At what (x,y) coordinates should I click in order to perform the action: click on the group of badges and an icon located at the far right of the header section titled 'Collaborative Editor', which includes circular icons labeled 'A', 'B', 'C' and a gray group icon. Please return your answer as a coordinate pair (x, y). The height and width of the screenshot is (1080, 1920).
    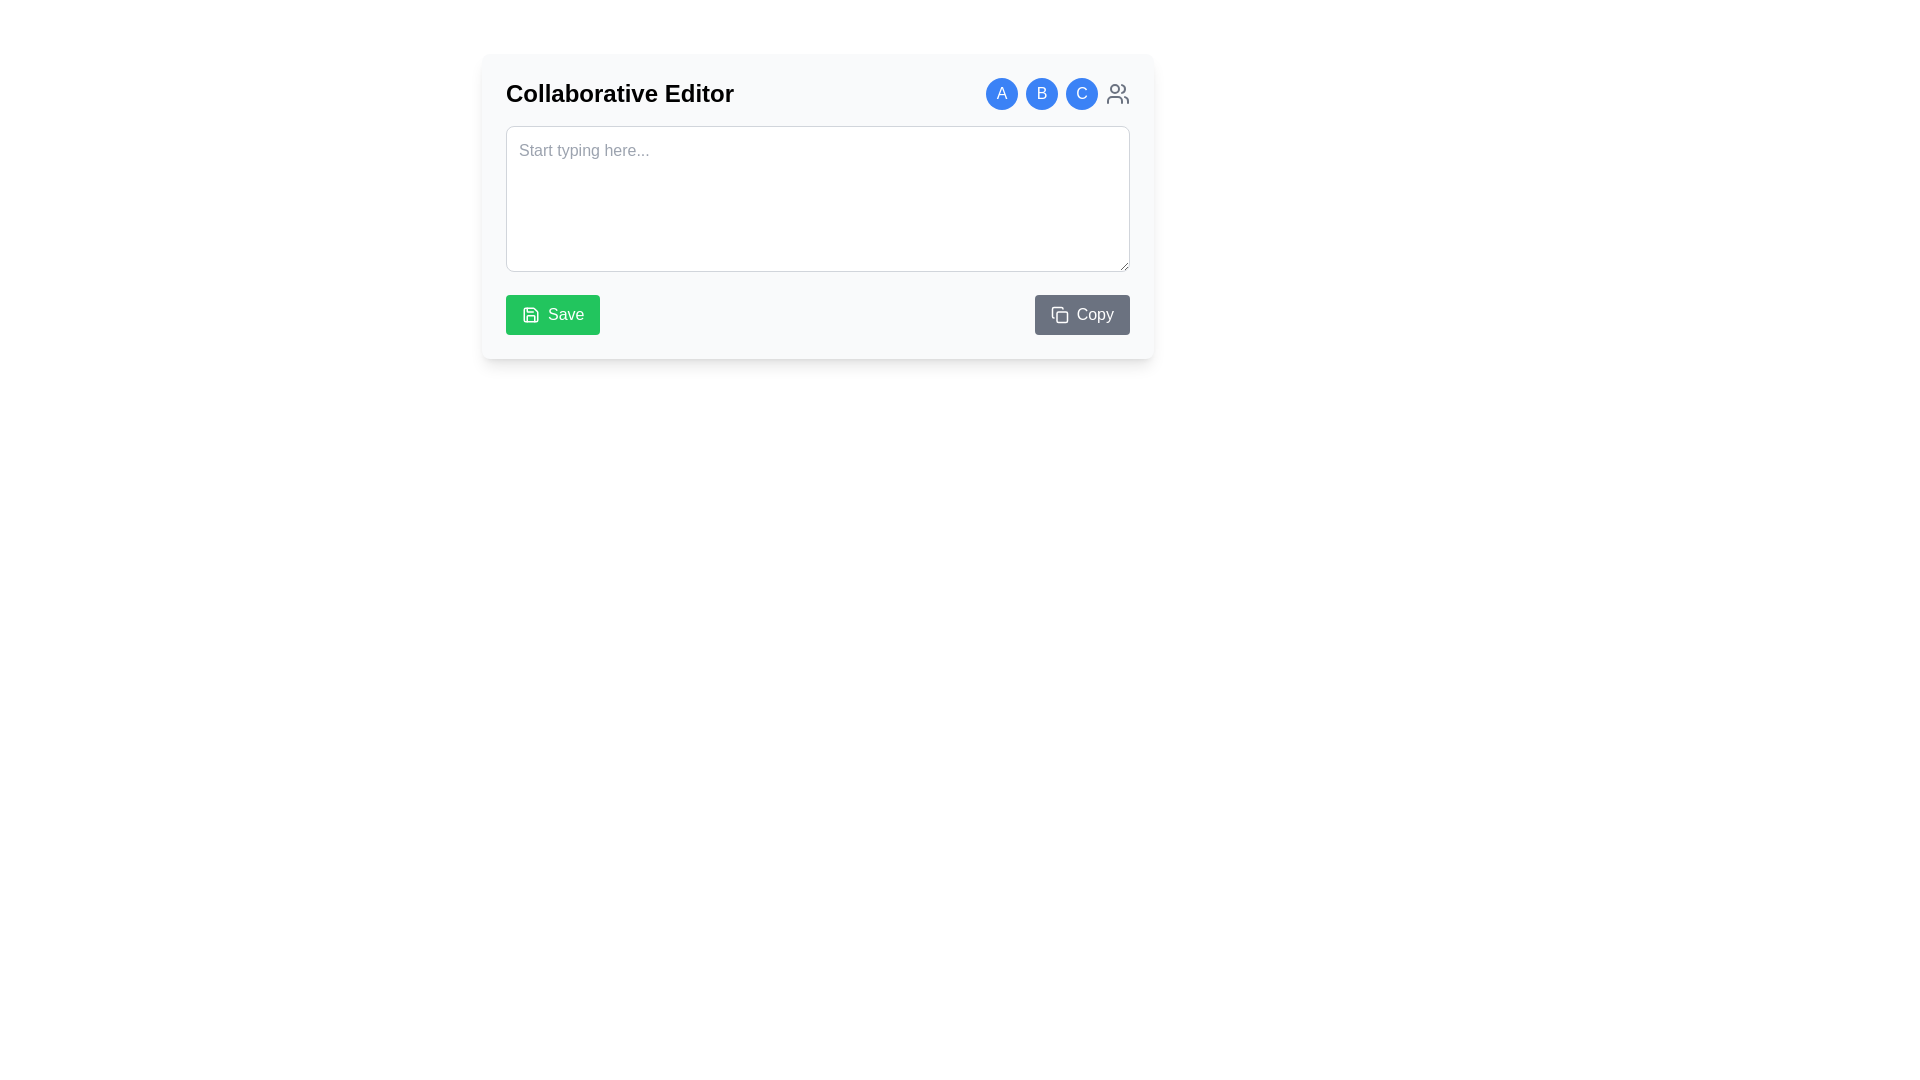
    Looking at the image, I should click on (1056, 93).